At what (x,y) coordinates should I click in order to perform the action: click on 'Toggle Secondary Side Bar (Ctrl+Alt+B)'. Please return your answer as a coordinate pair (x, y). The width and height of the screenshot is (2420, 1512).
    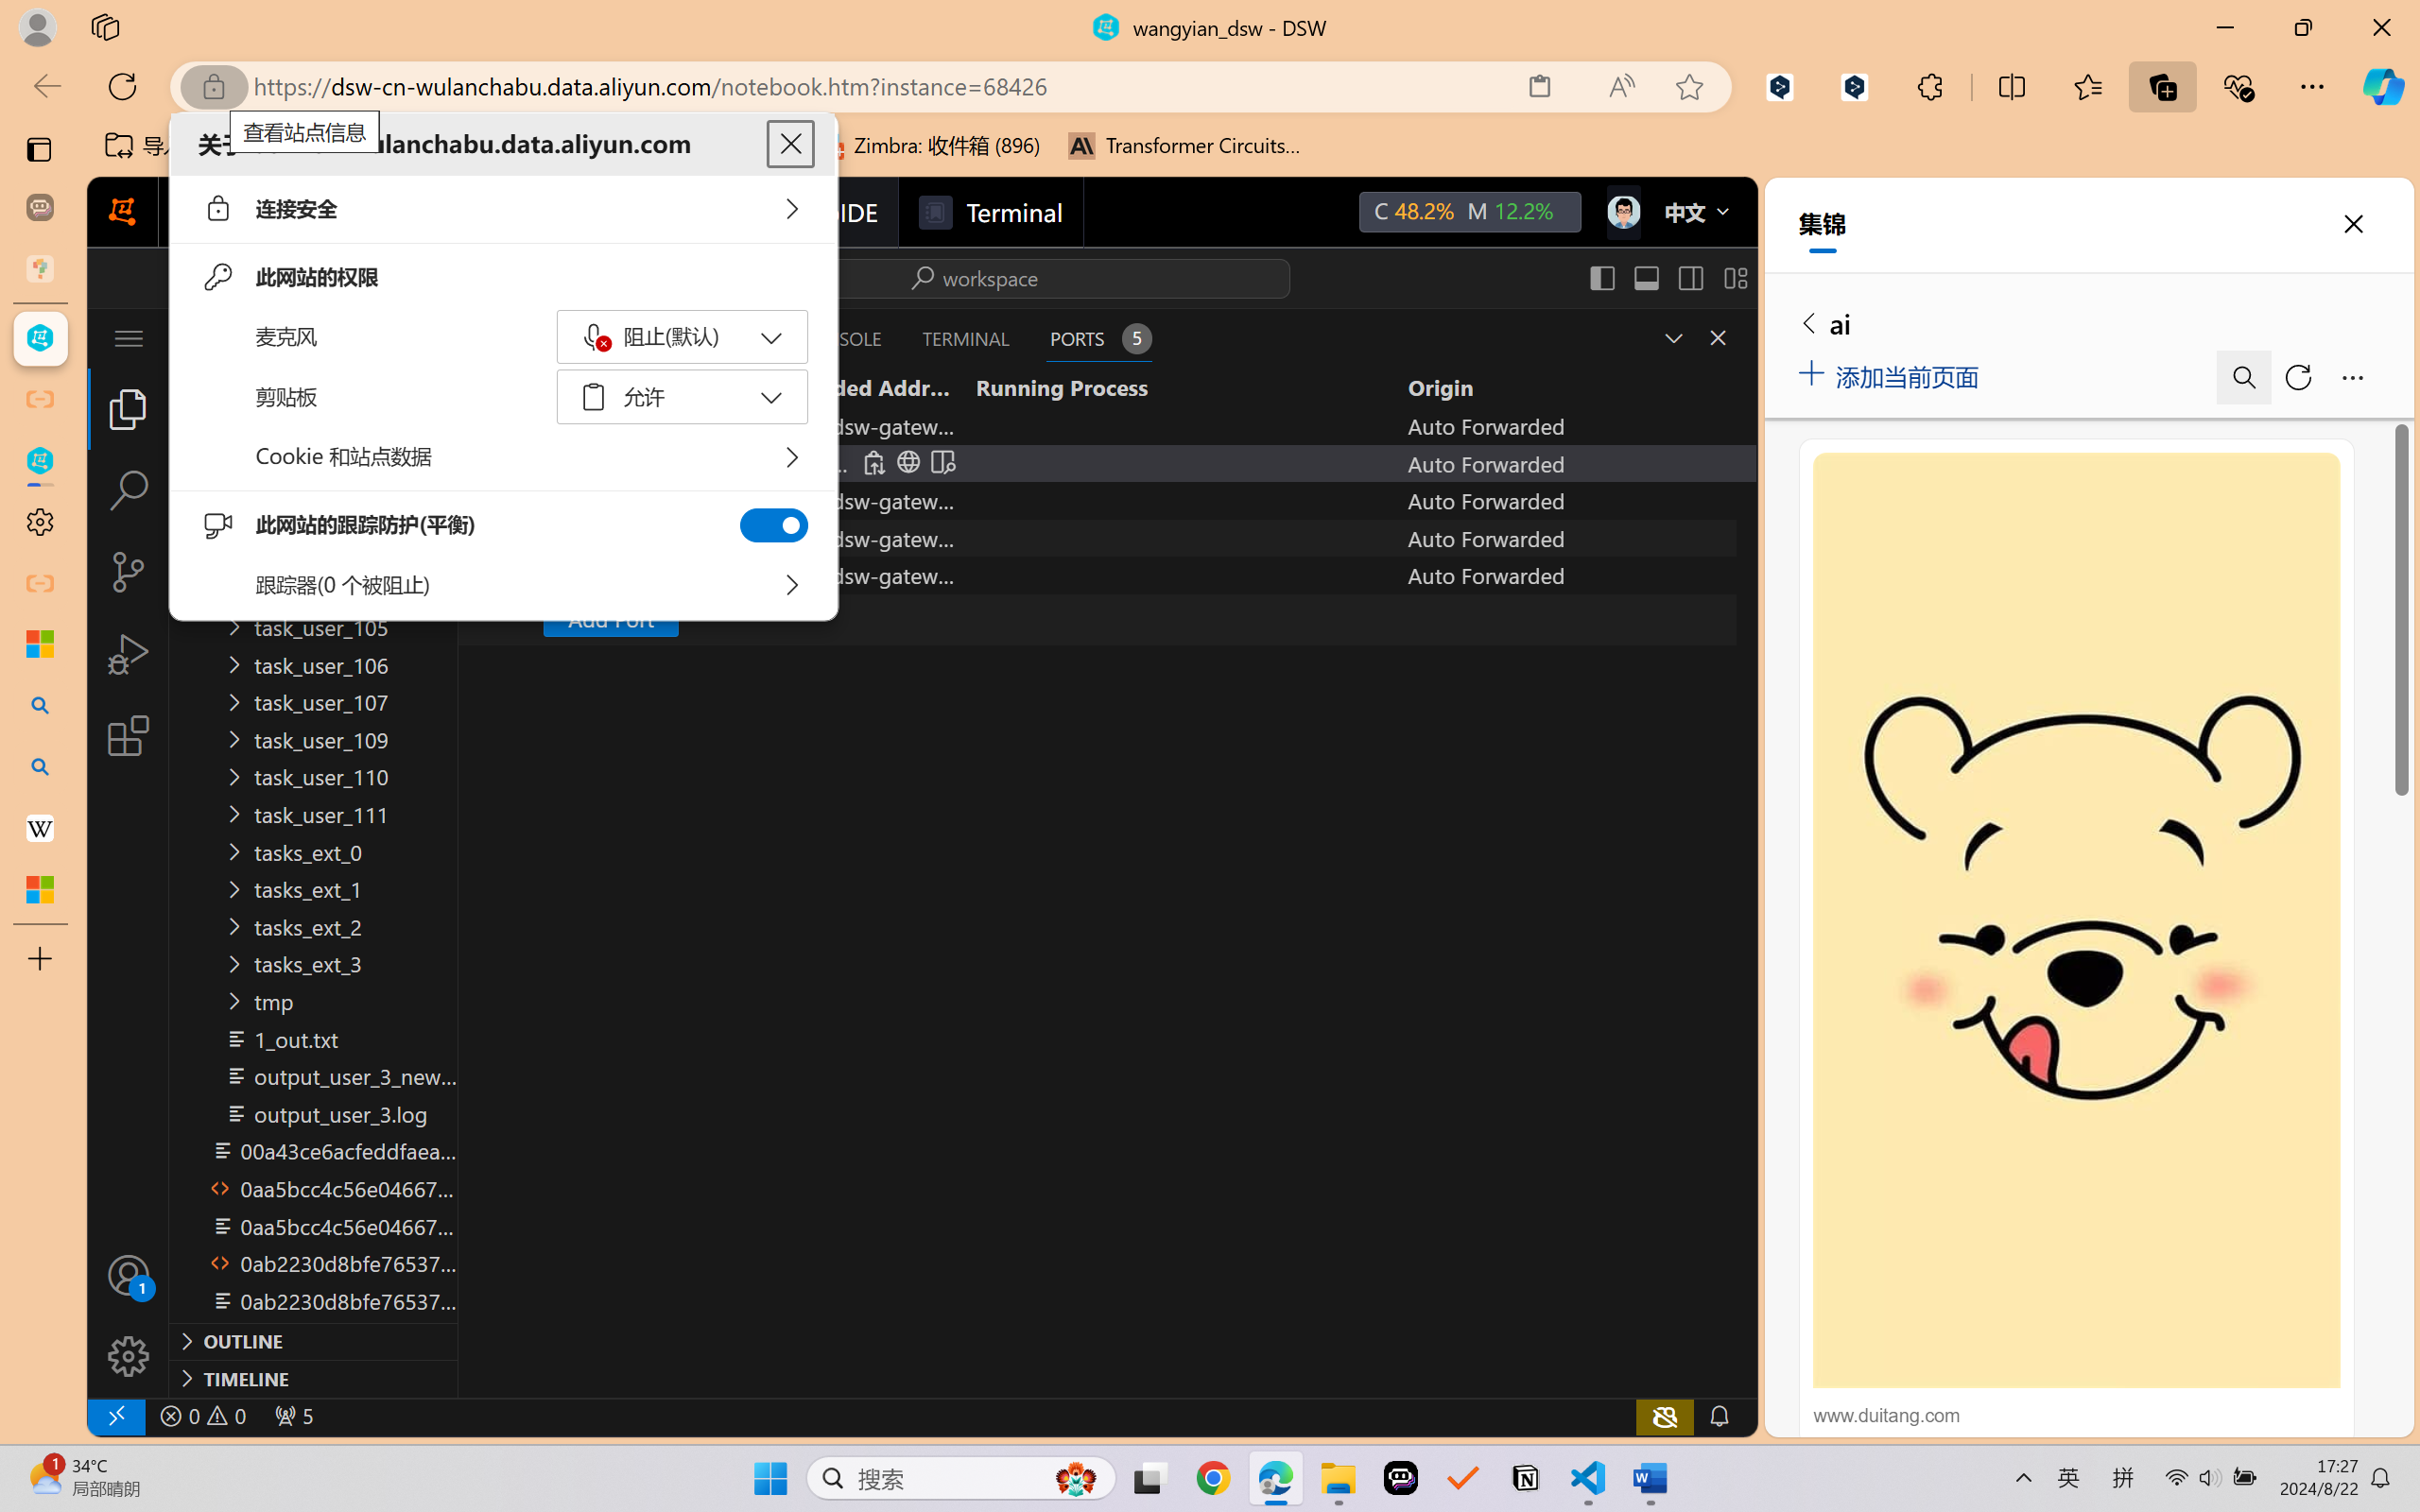
    Looking at the image, I should click on (1687, 277).